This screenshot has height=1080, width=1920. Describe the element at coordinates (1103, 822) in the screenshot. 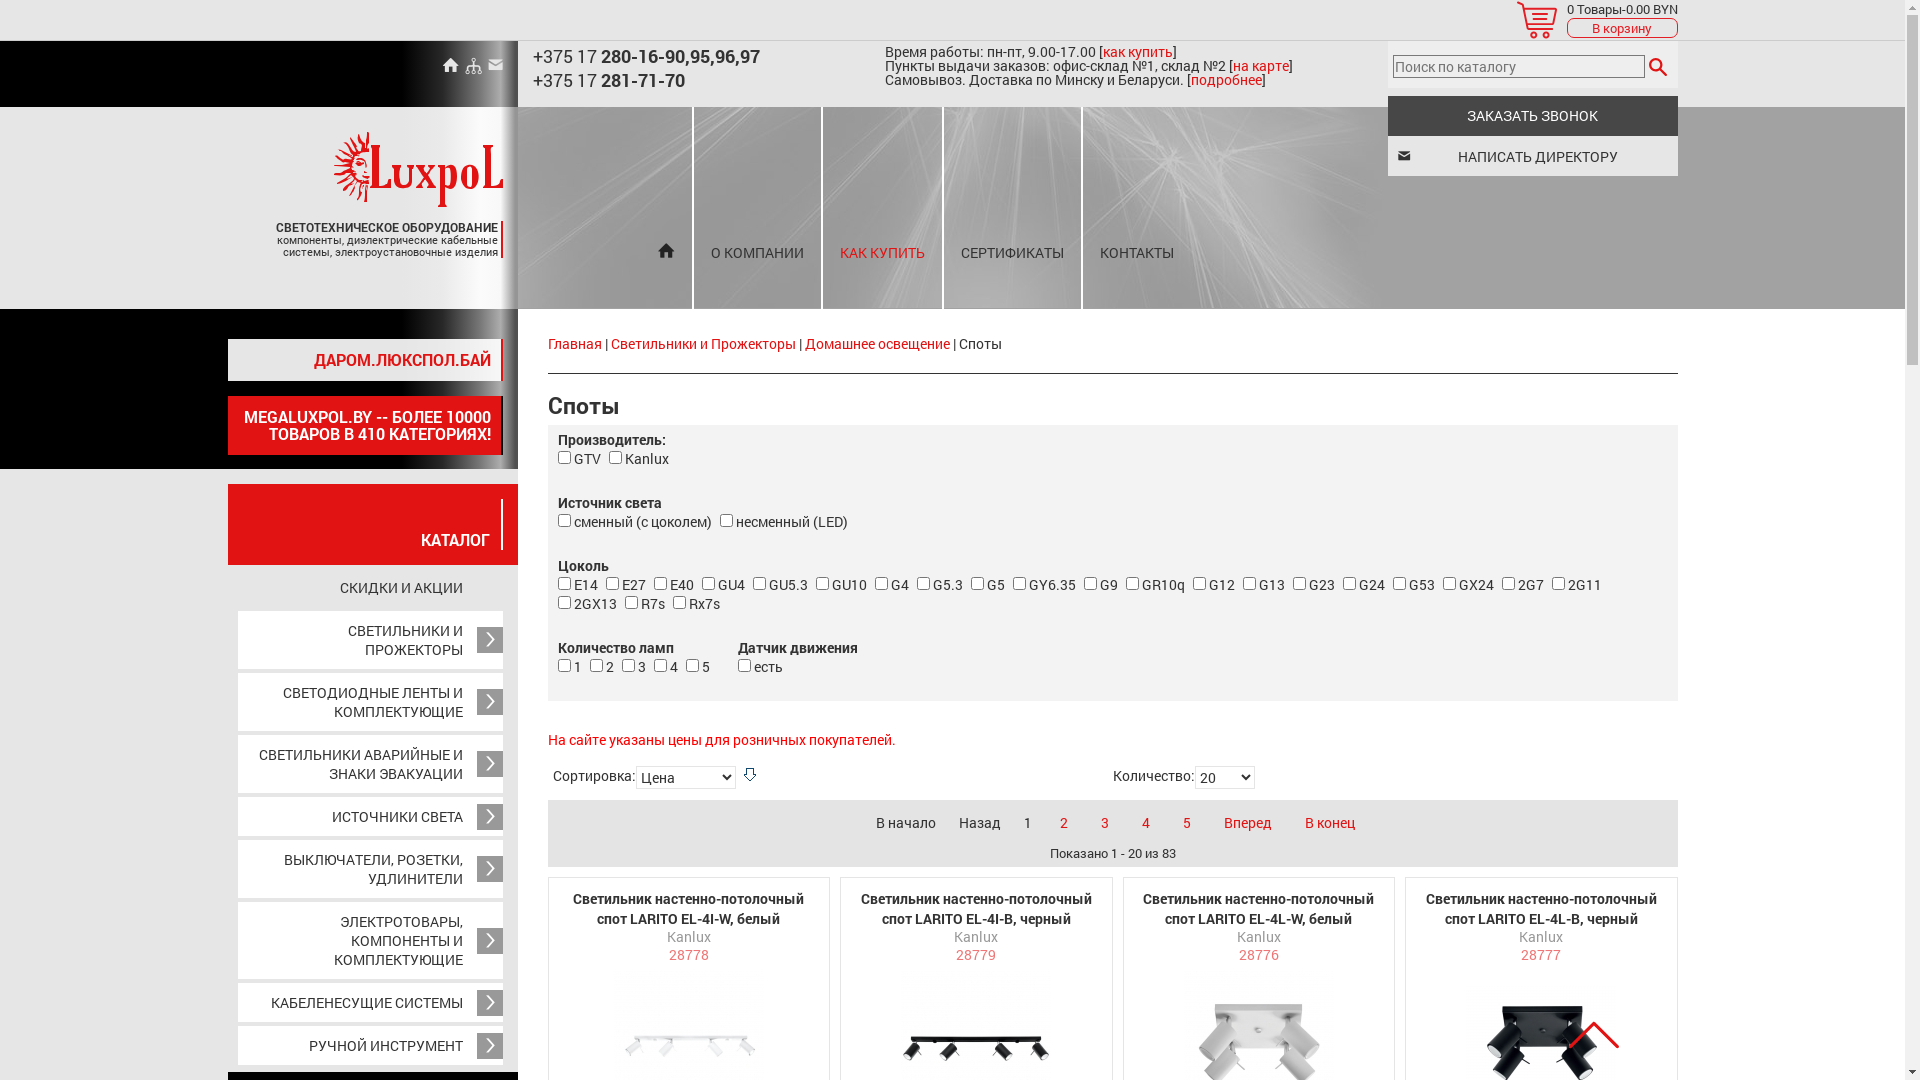

I see `'3'` at that location.